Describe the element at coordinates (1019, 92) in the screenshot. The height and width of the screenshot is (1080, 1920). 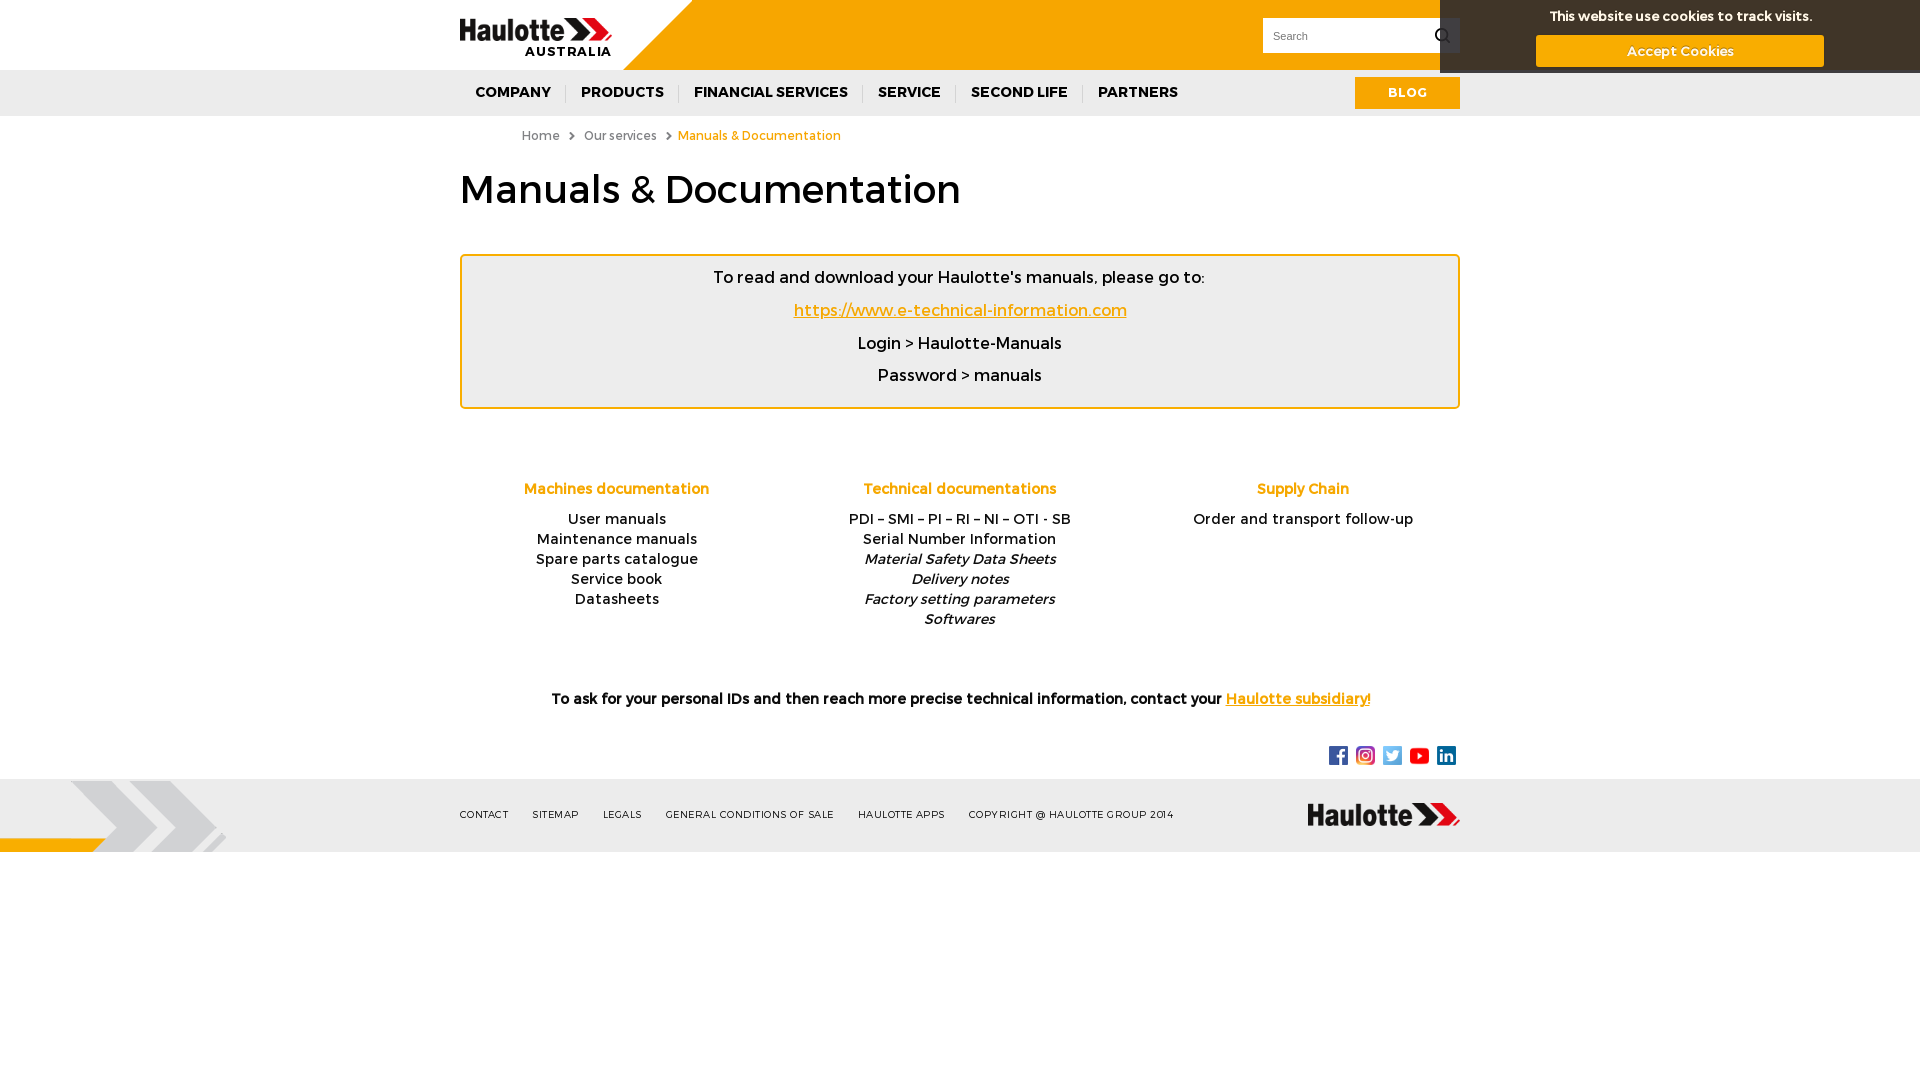
I see `'SECOND LIFE'` at that location.